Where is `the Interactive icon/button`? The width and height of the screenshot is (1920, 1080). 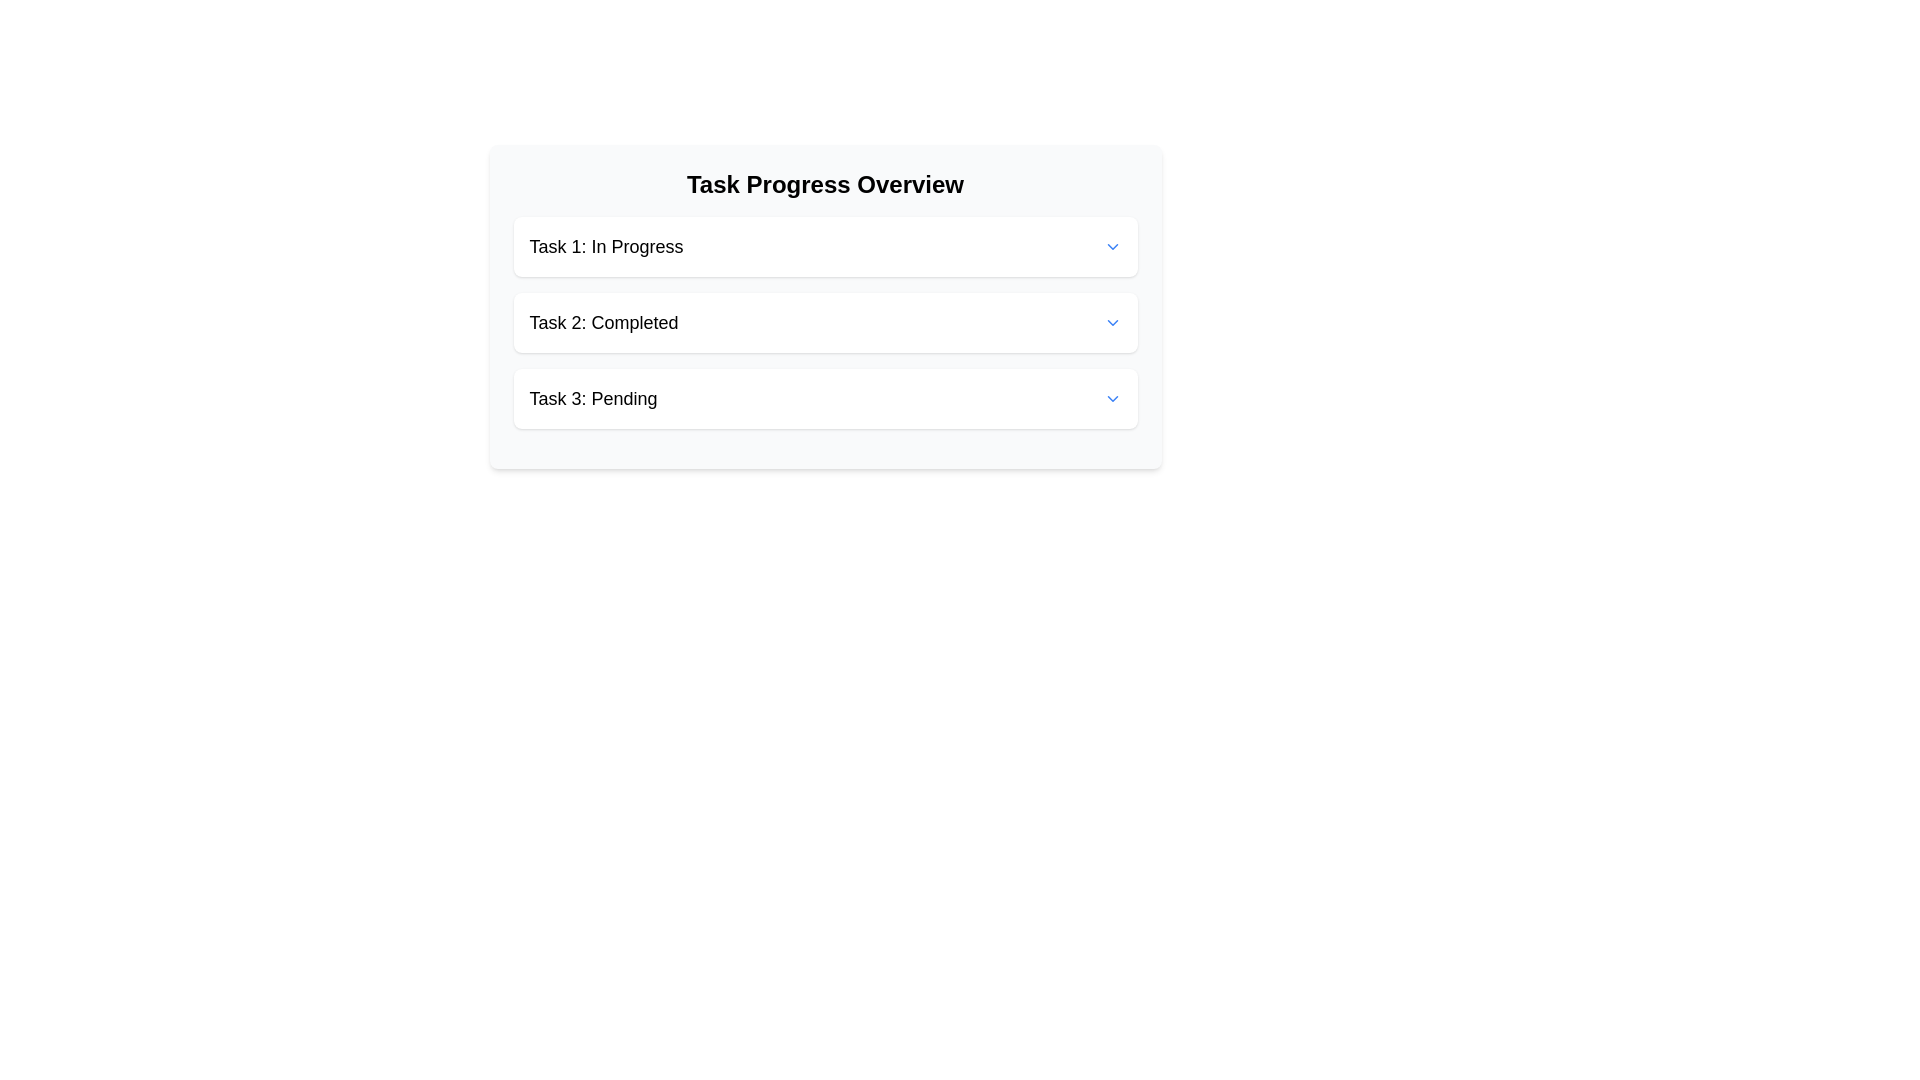 the Interactive icon/button is located at coordinates (1111, 245).